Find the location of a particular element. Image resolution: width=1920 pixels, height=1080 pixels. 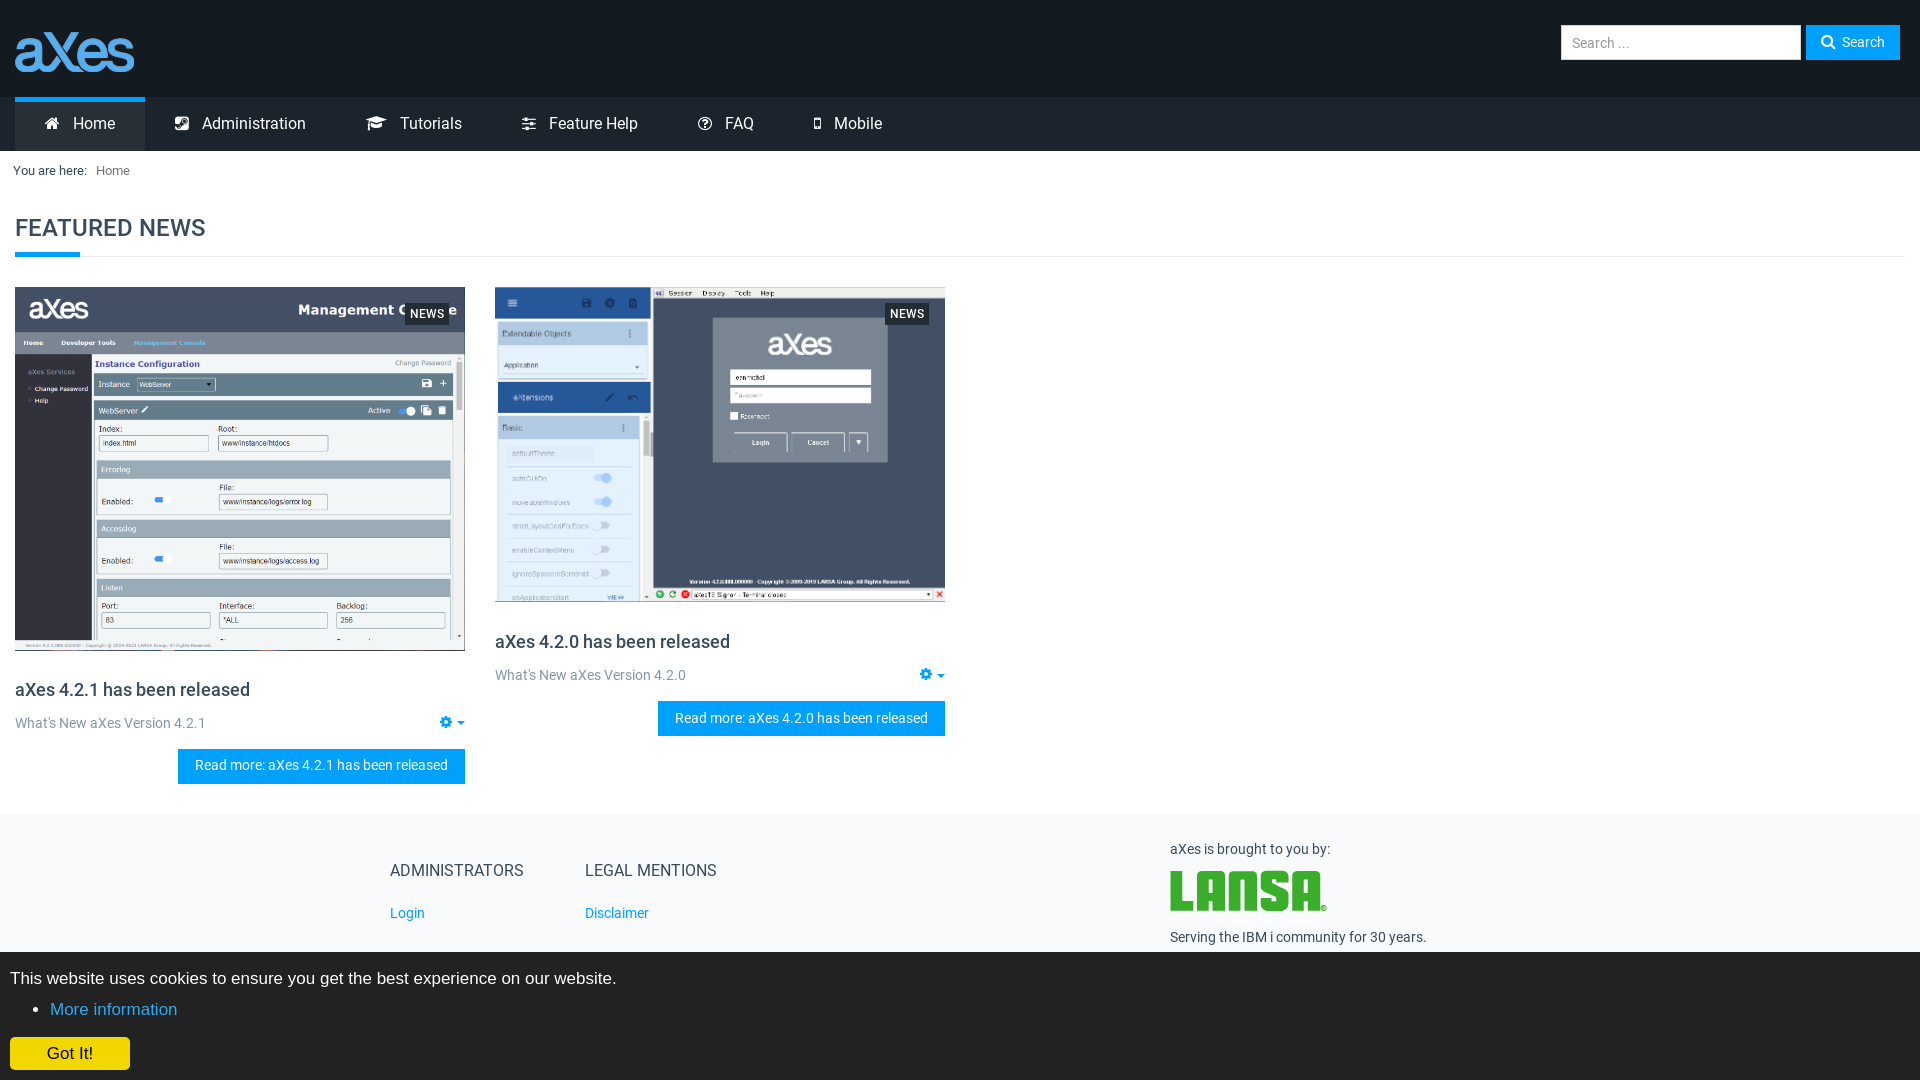

'Tutorials' is located at coordinates (412, 123).